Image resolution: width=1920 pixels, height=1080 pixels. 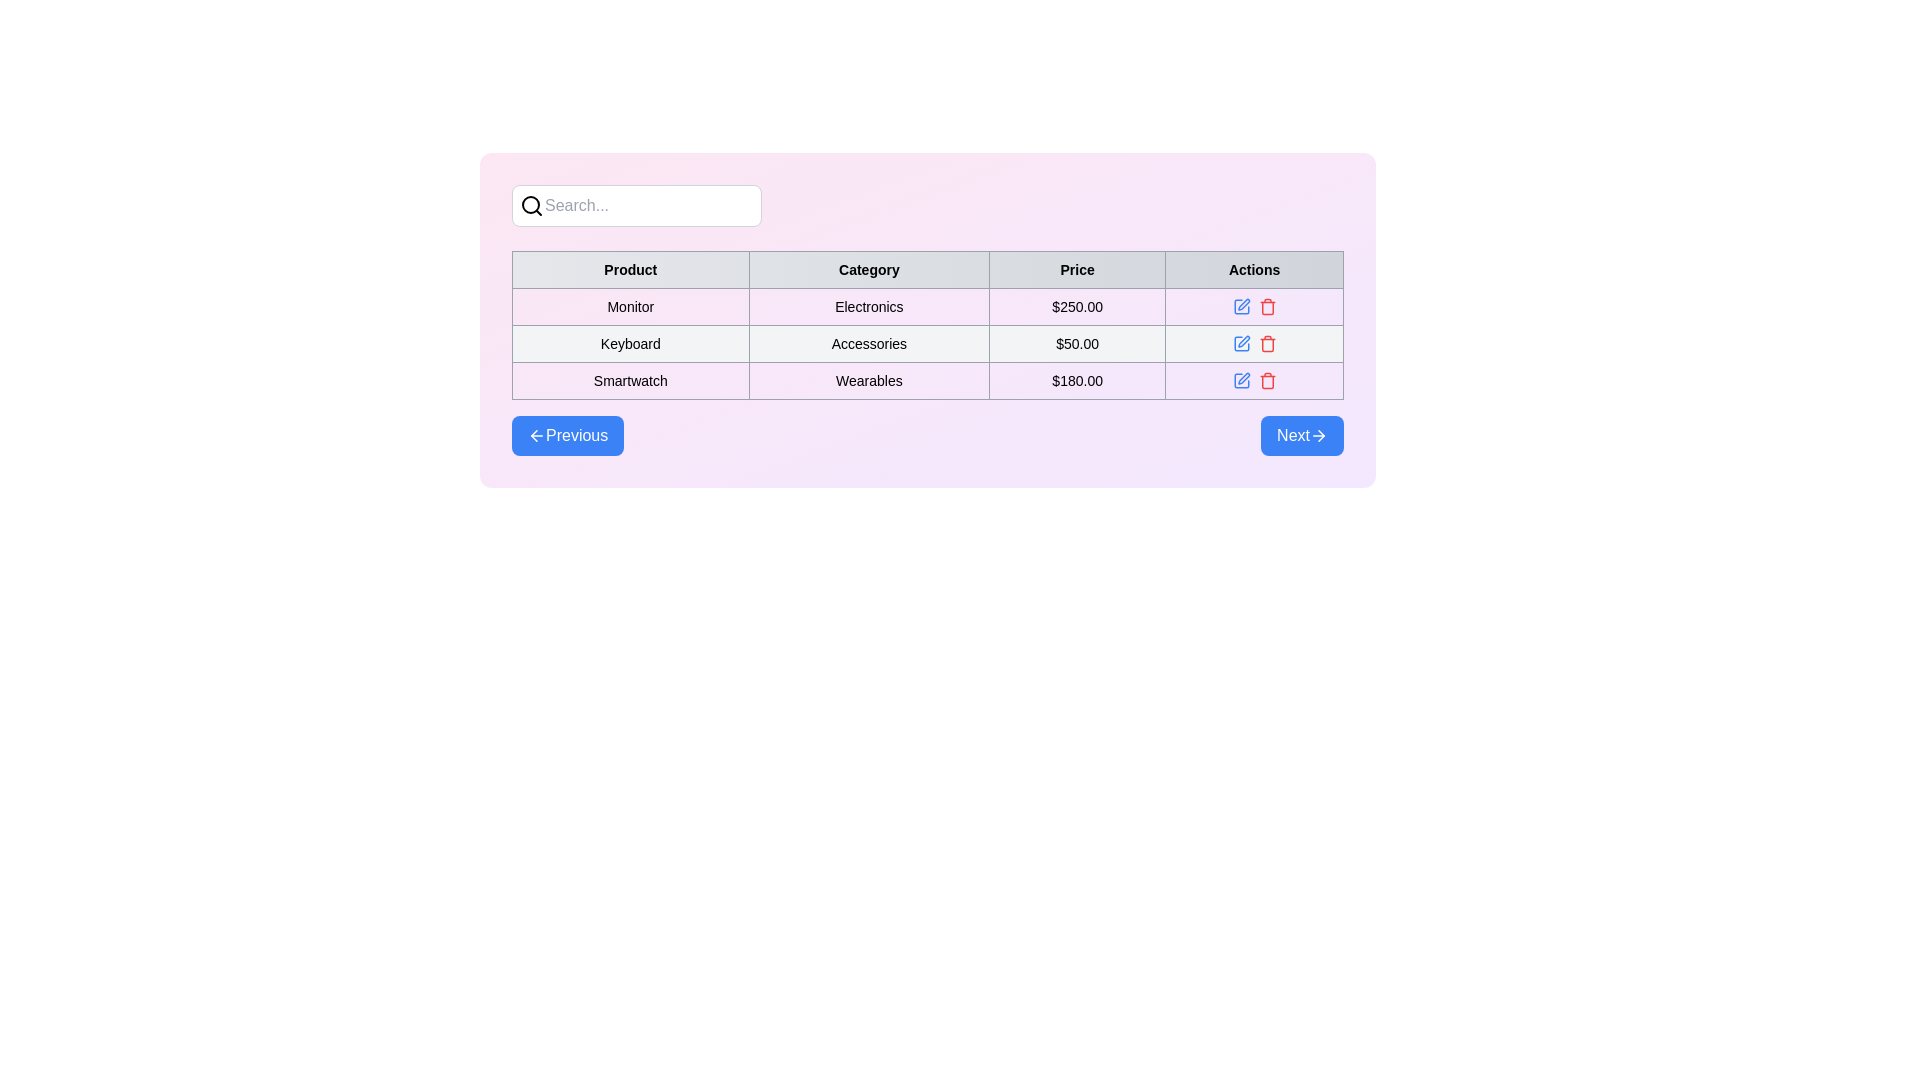 What do you see at coordinates (1242, 304) in the screenshot?
I see `the pencil icon button located in the first row of the 'Actions' column of the table, which is styled as an editing tool` at bounding box center [1242, 304].